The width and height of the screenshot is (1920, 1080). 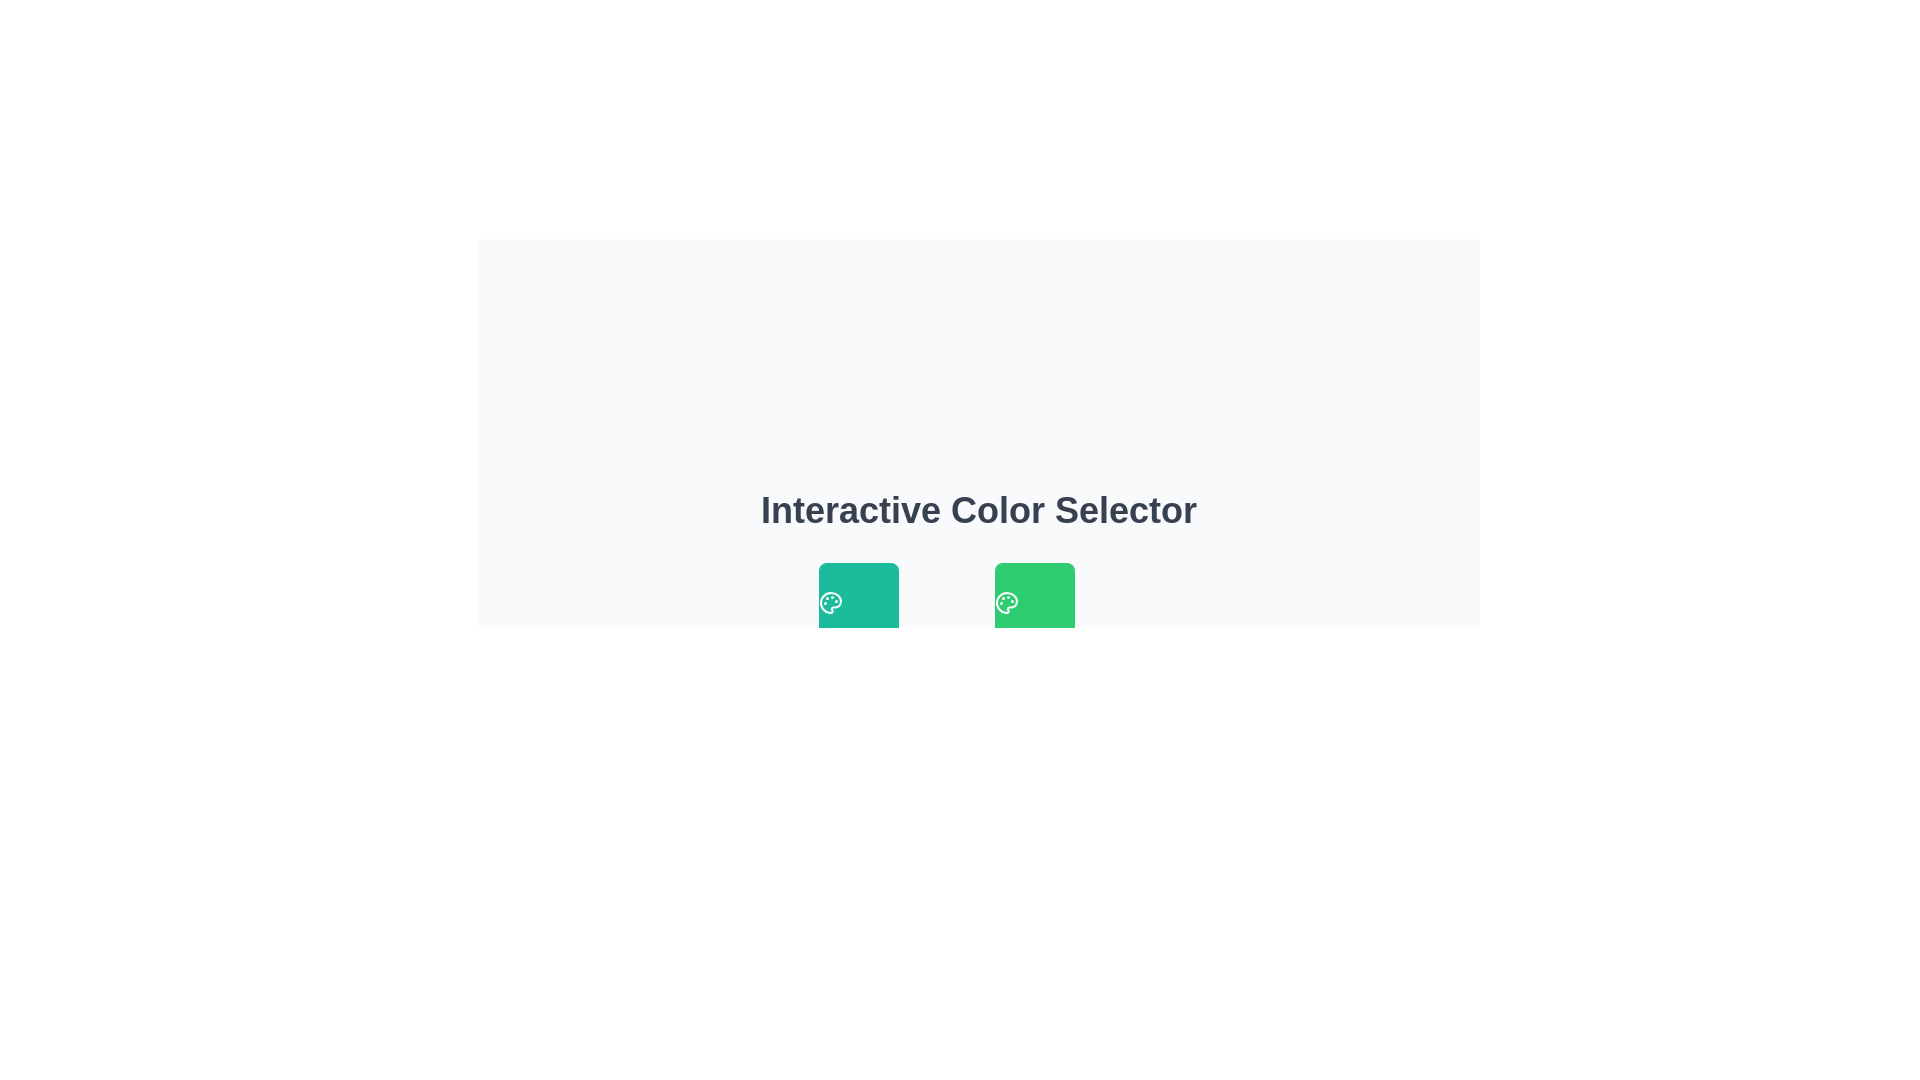 I want to click on the large, bold text reading 'Interactive Color Selector', which is styled in dark gray and centered at the top of the section, so click(x=979, y=509).